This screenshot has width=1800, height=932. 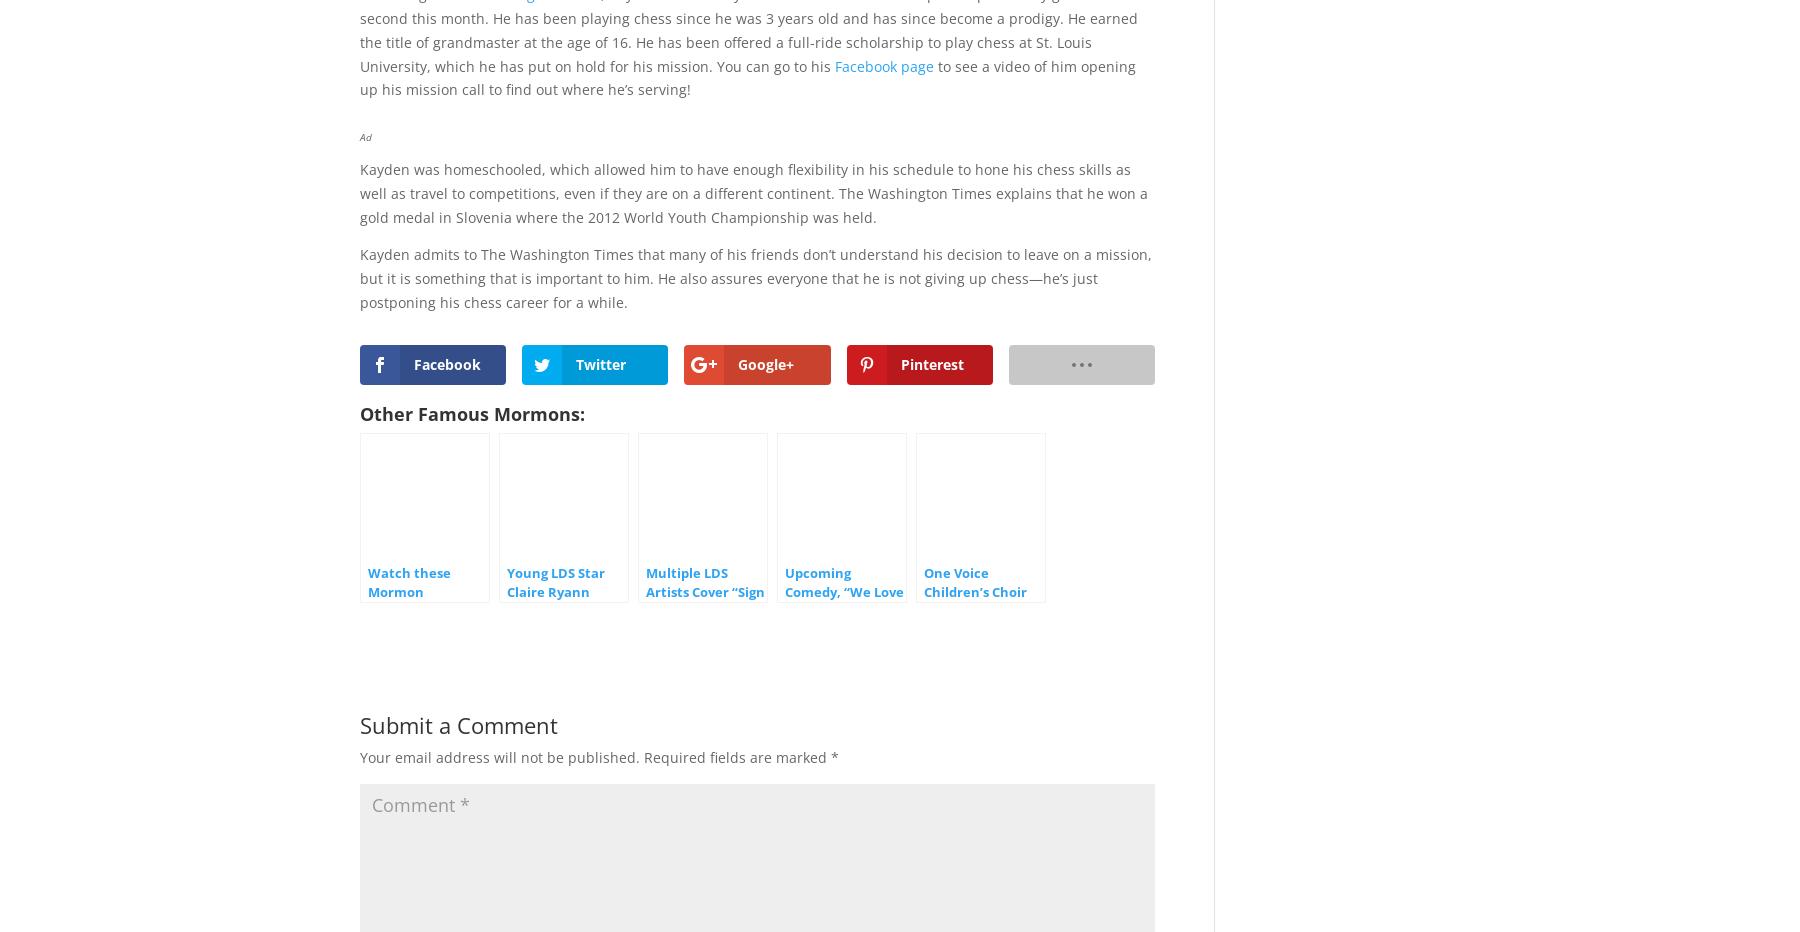 What do you see at coordinates (975, 609) in the screenshot?
I see `'One Voice Children’s Choir Covers “Something Just Like This”'` at bounding box center [975, 609].